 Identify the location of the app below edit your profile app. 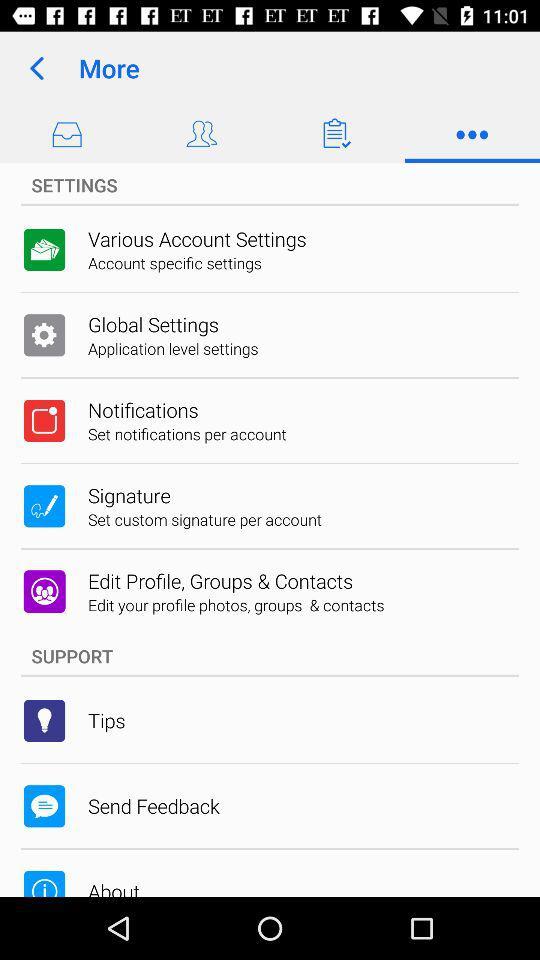
(270, 655).